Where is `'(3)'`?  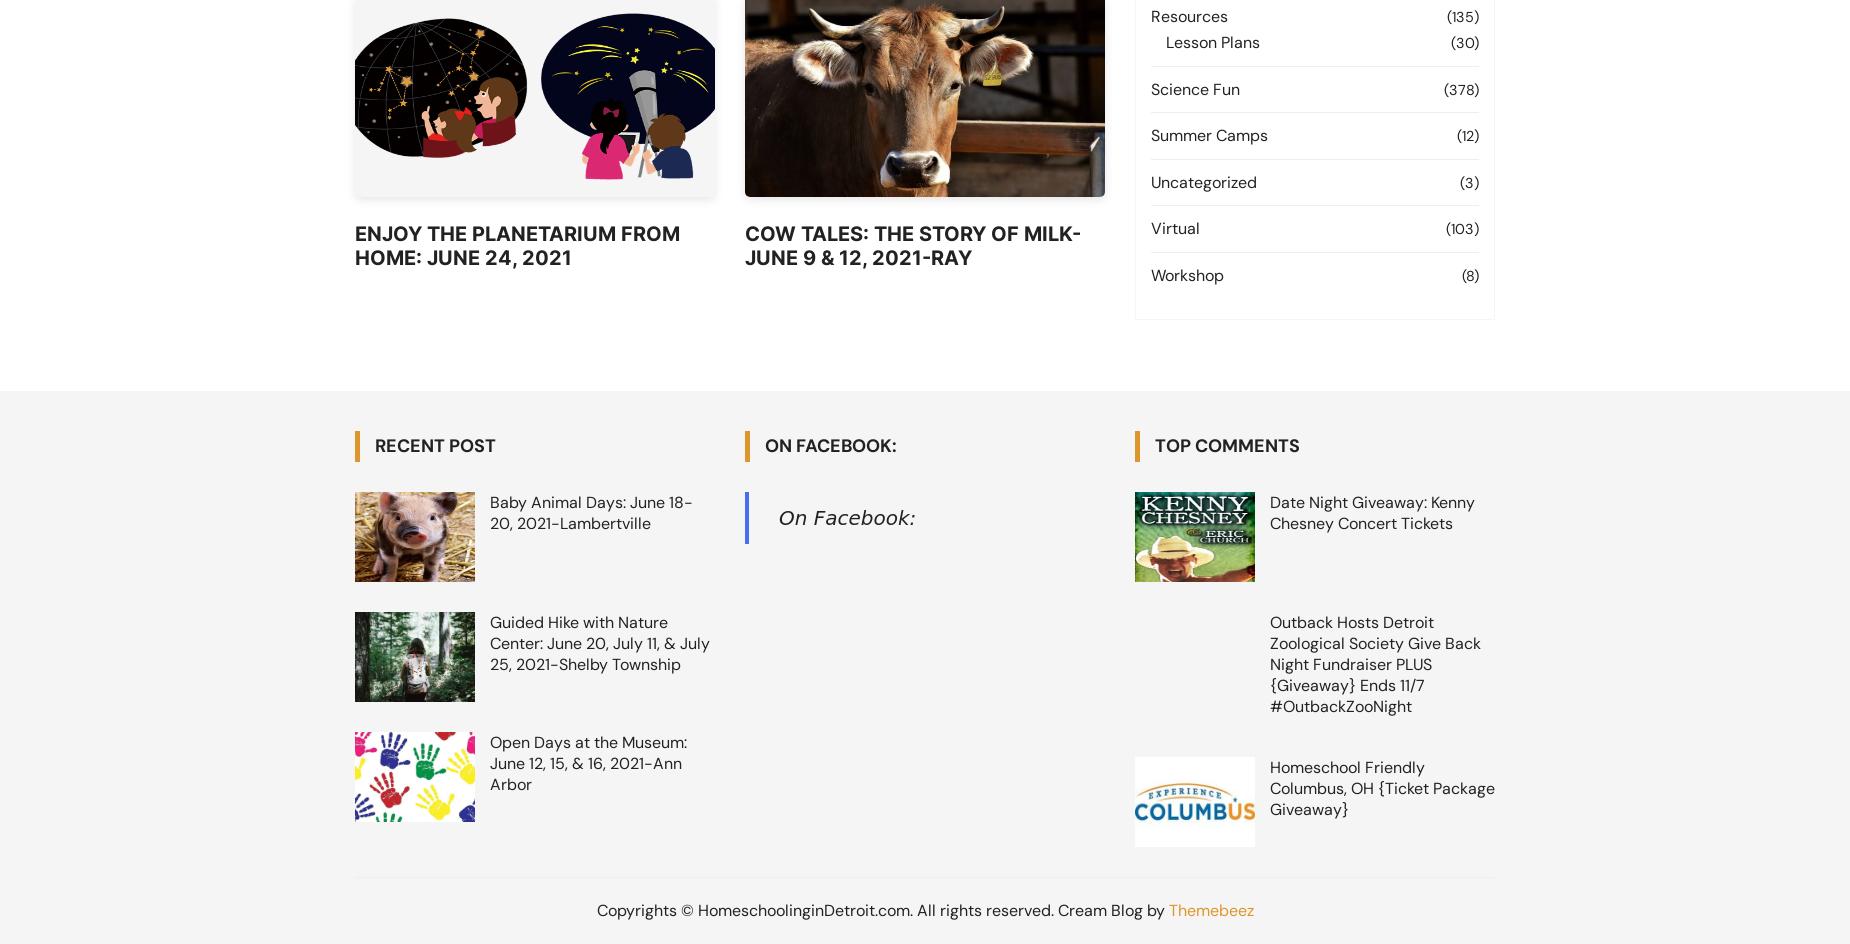
'(3)' is located at coordinates (1469, 181).